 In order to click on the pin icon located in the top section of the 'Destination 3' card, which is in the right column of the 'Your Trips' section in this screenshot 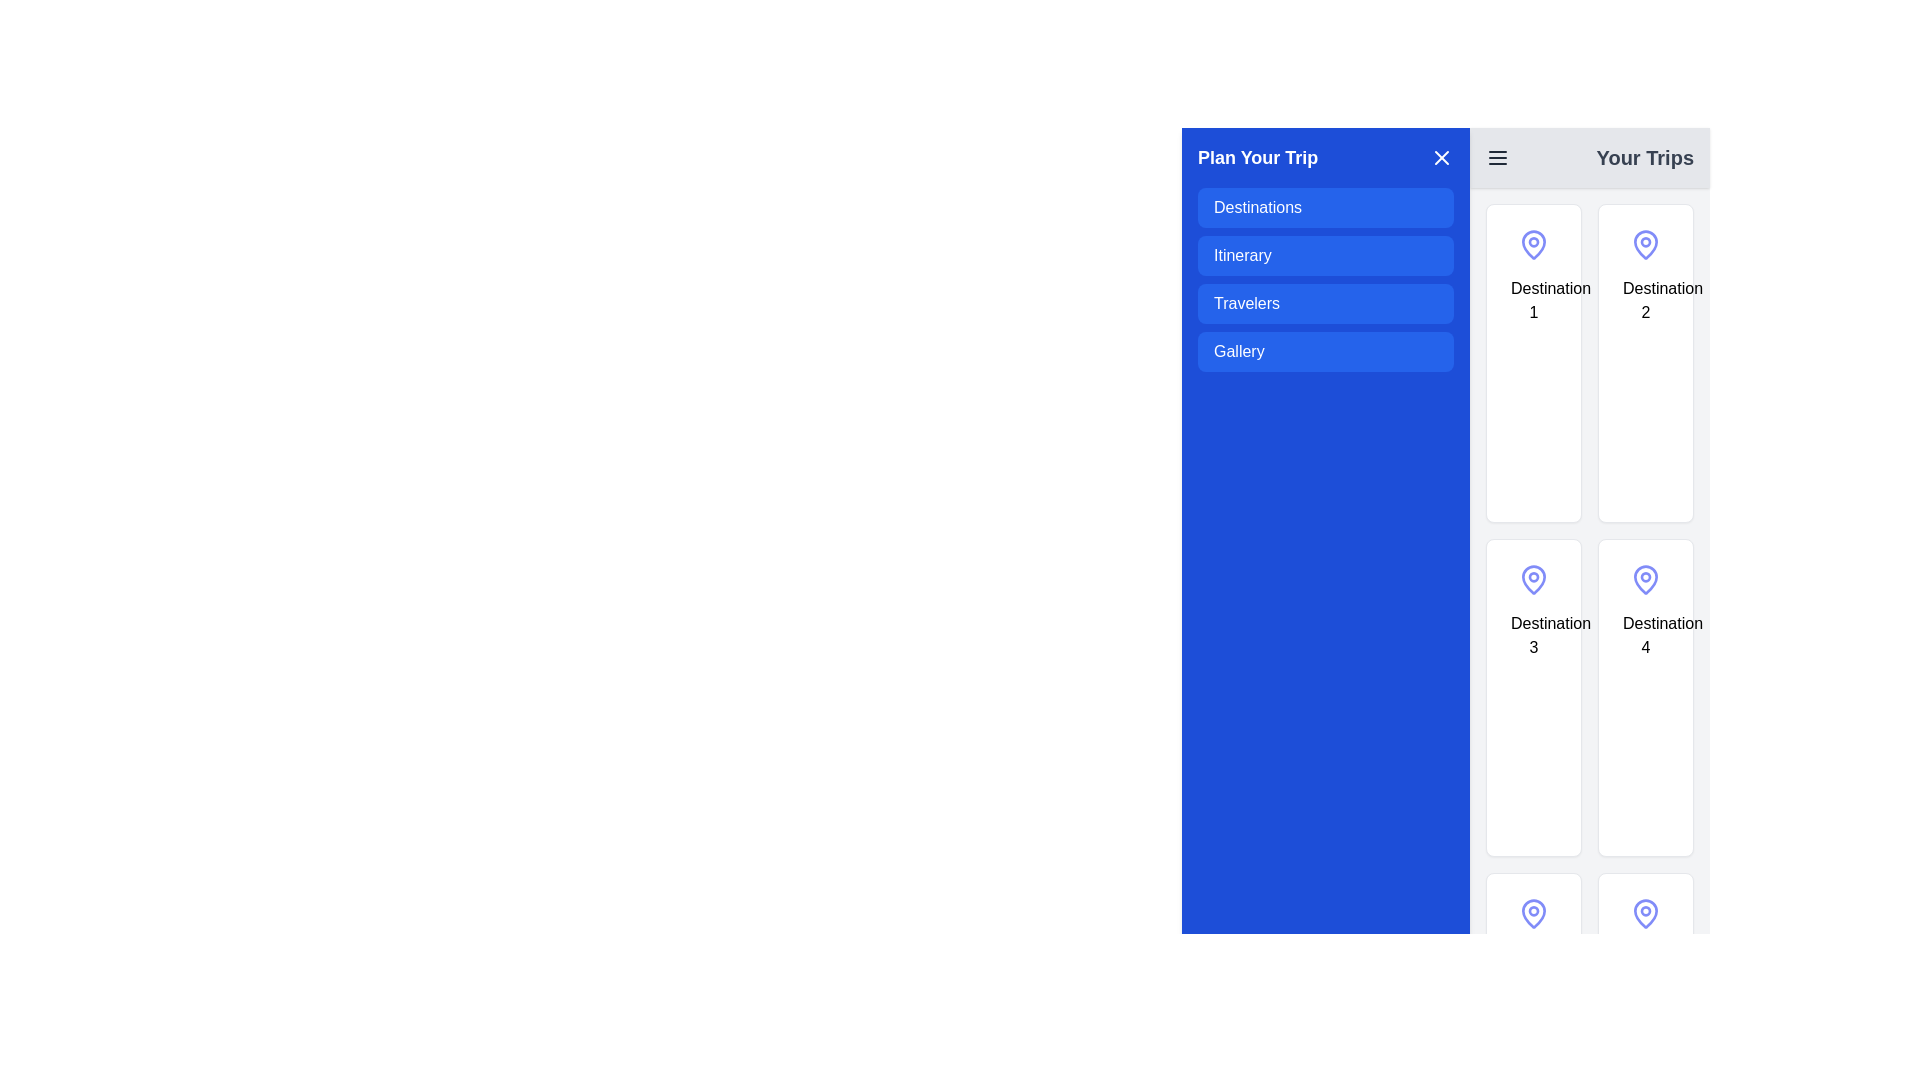, I will do `click(1533, 578)`.